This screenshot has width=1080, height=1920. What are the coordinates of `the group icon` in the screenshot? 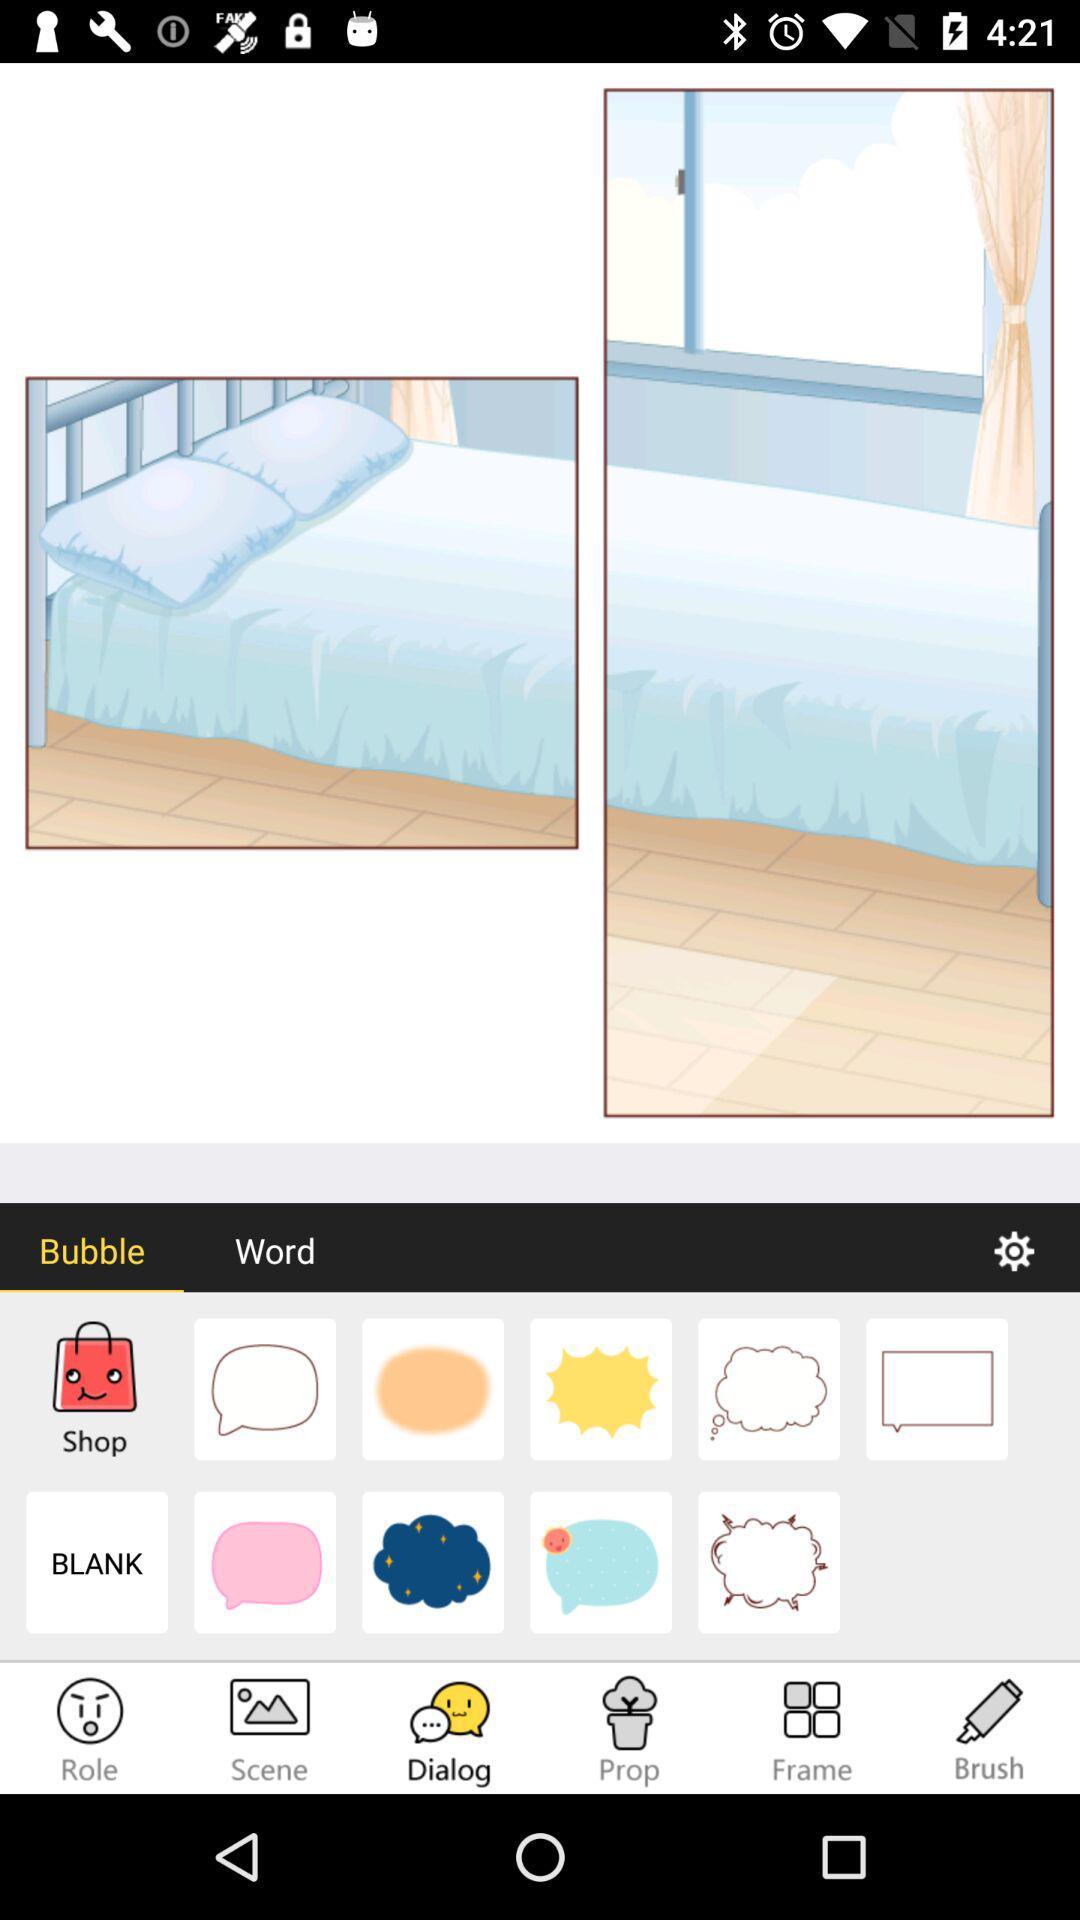 It's located at (810, 1730).